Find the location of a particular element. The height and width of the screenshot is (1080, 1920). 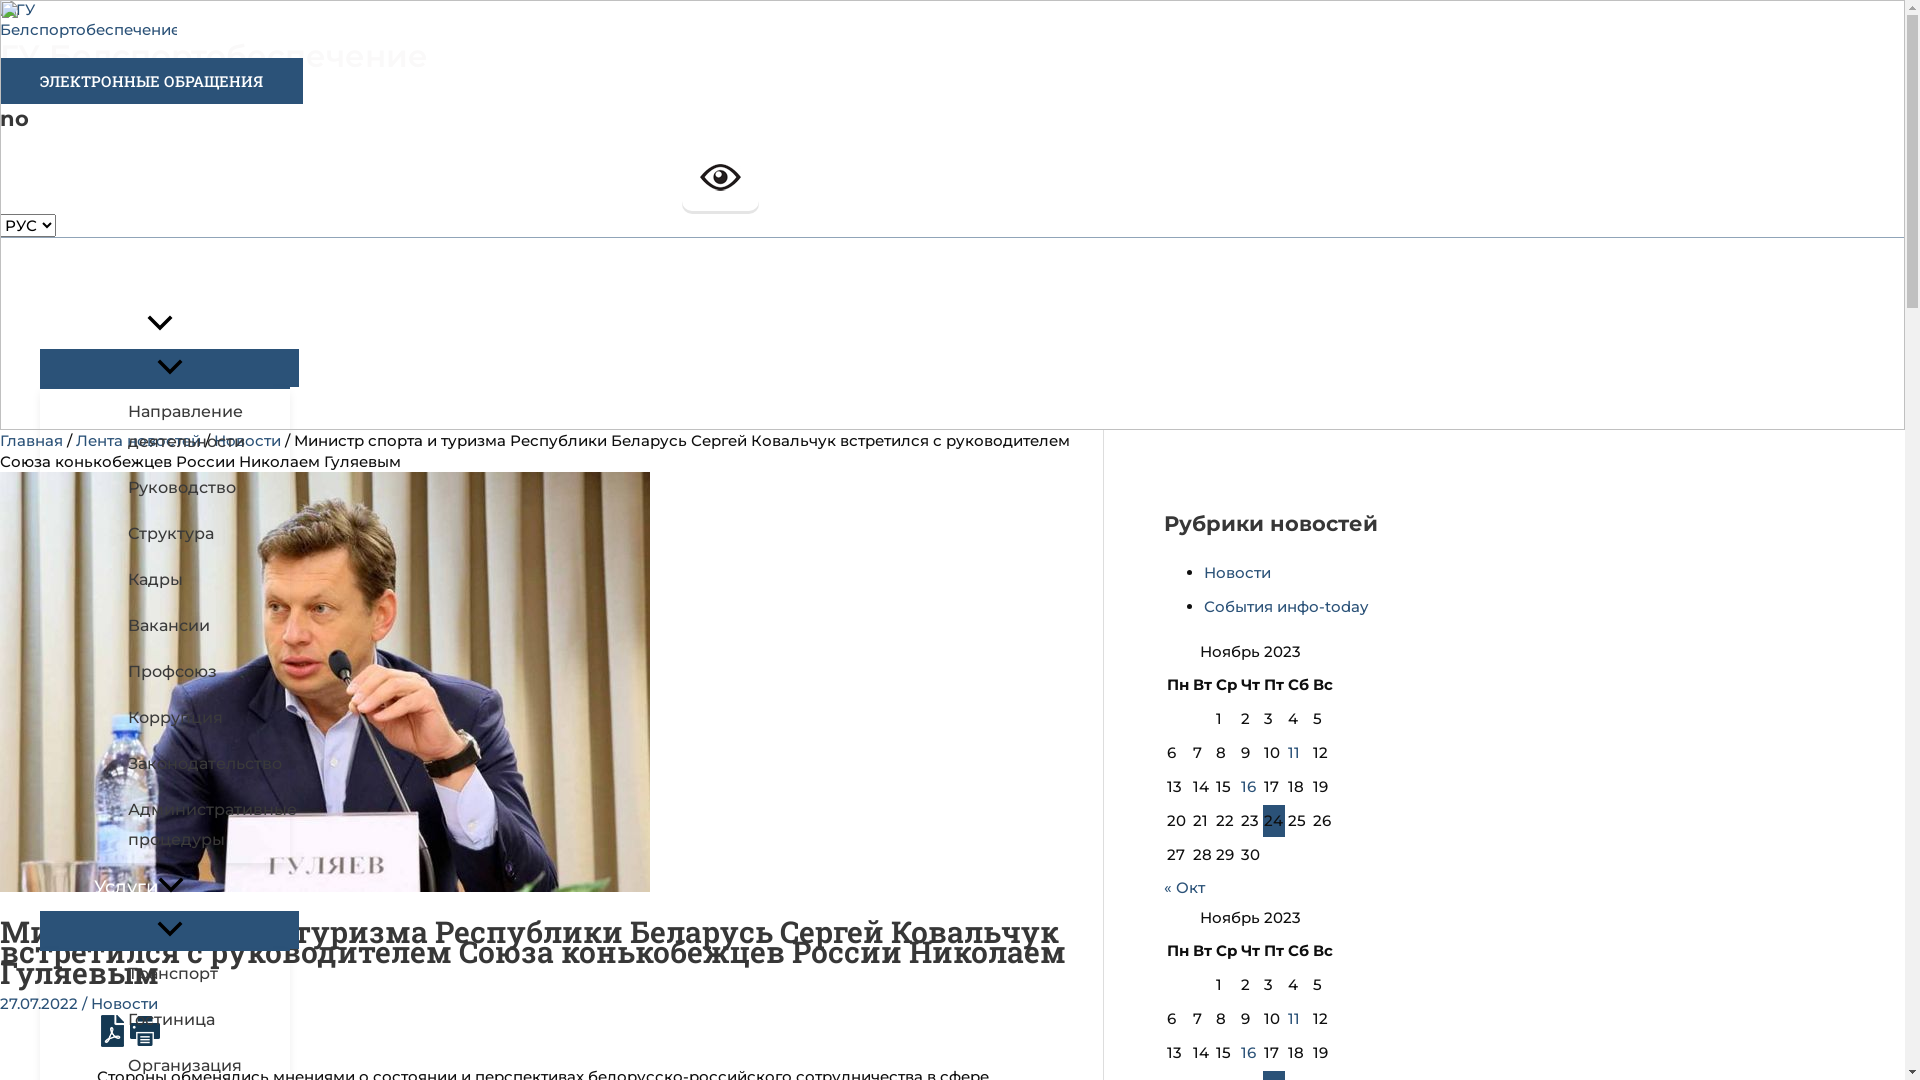

'11' is located at coordinates (1294, 752).